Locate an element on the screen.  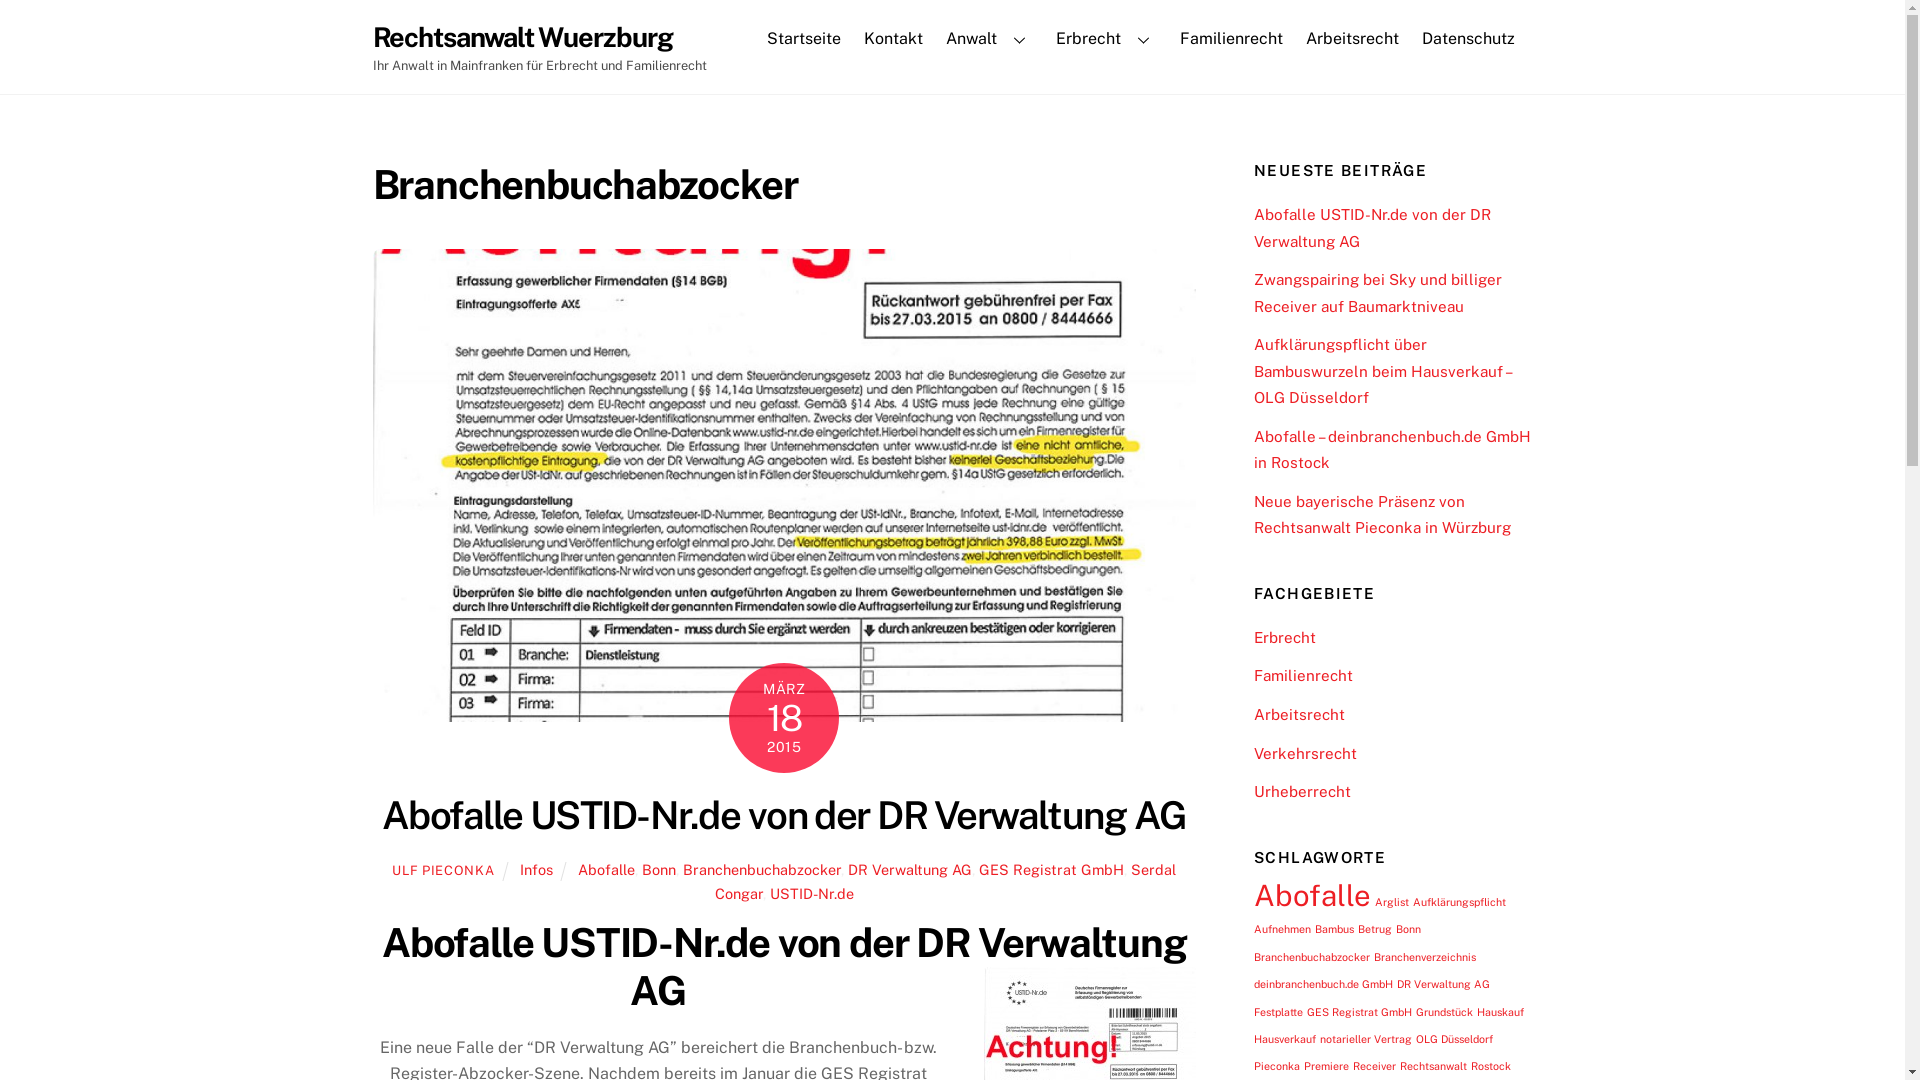
'GES Registrat GmbH' is located at coordinates (1050, 868).